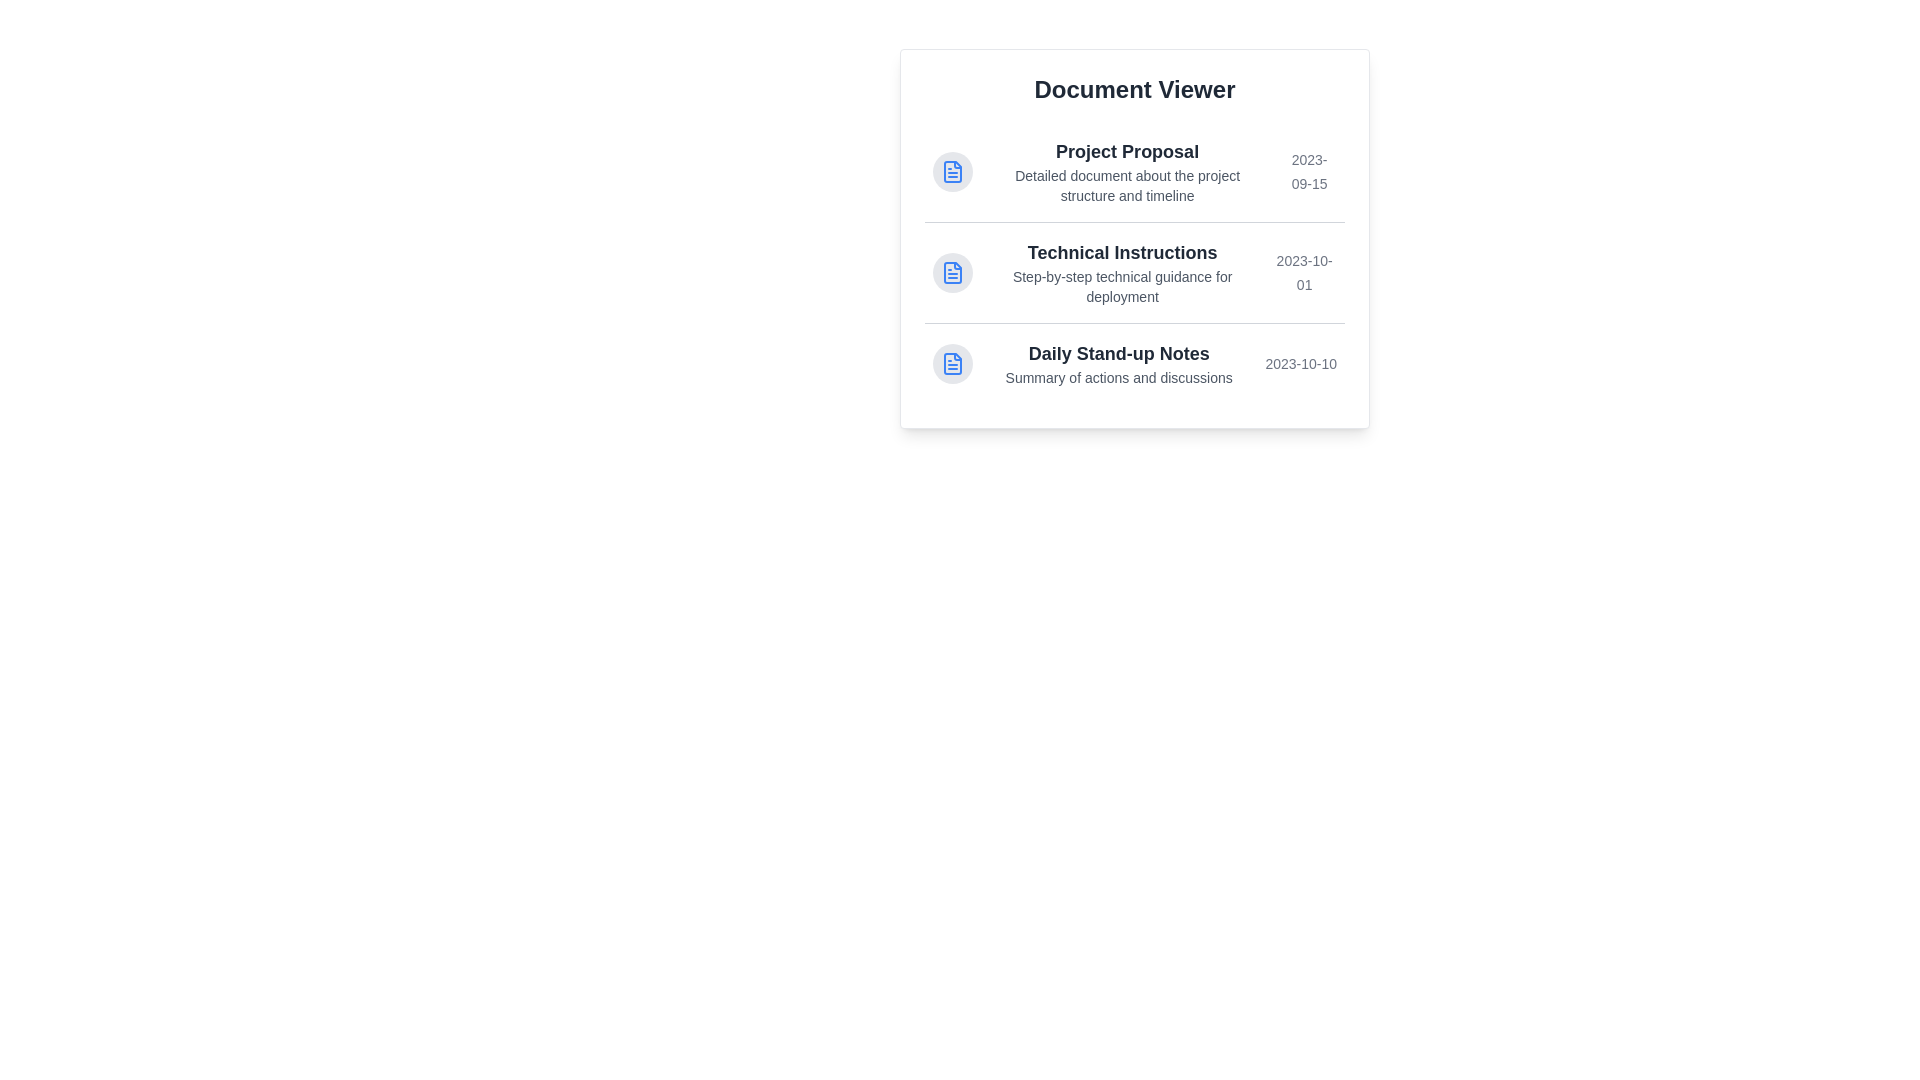  Describe the element at coordinates (1134, 272) in the screenshot. I see `the document titled Technical Instructions to highlight it` at that location.